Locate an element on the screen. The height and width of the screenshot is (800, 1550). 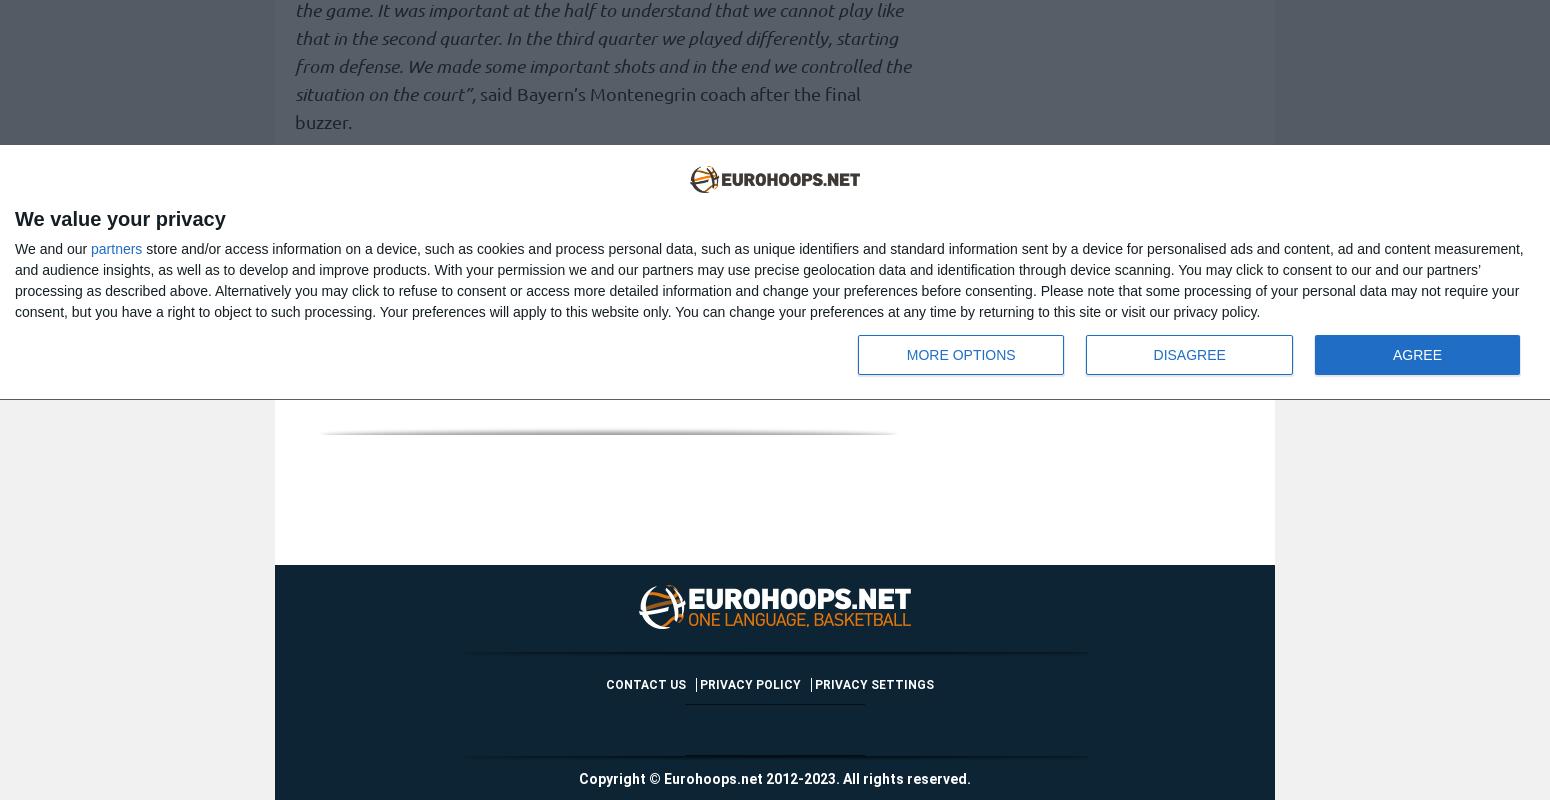
'Copyright © Eurohoops.net 2012-2023. All rights reserved.' is located at coordinates (578, 778).